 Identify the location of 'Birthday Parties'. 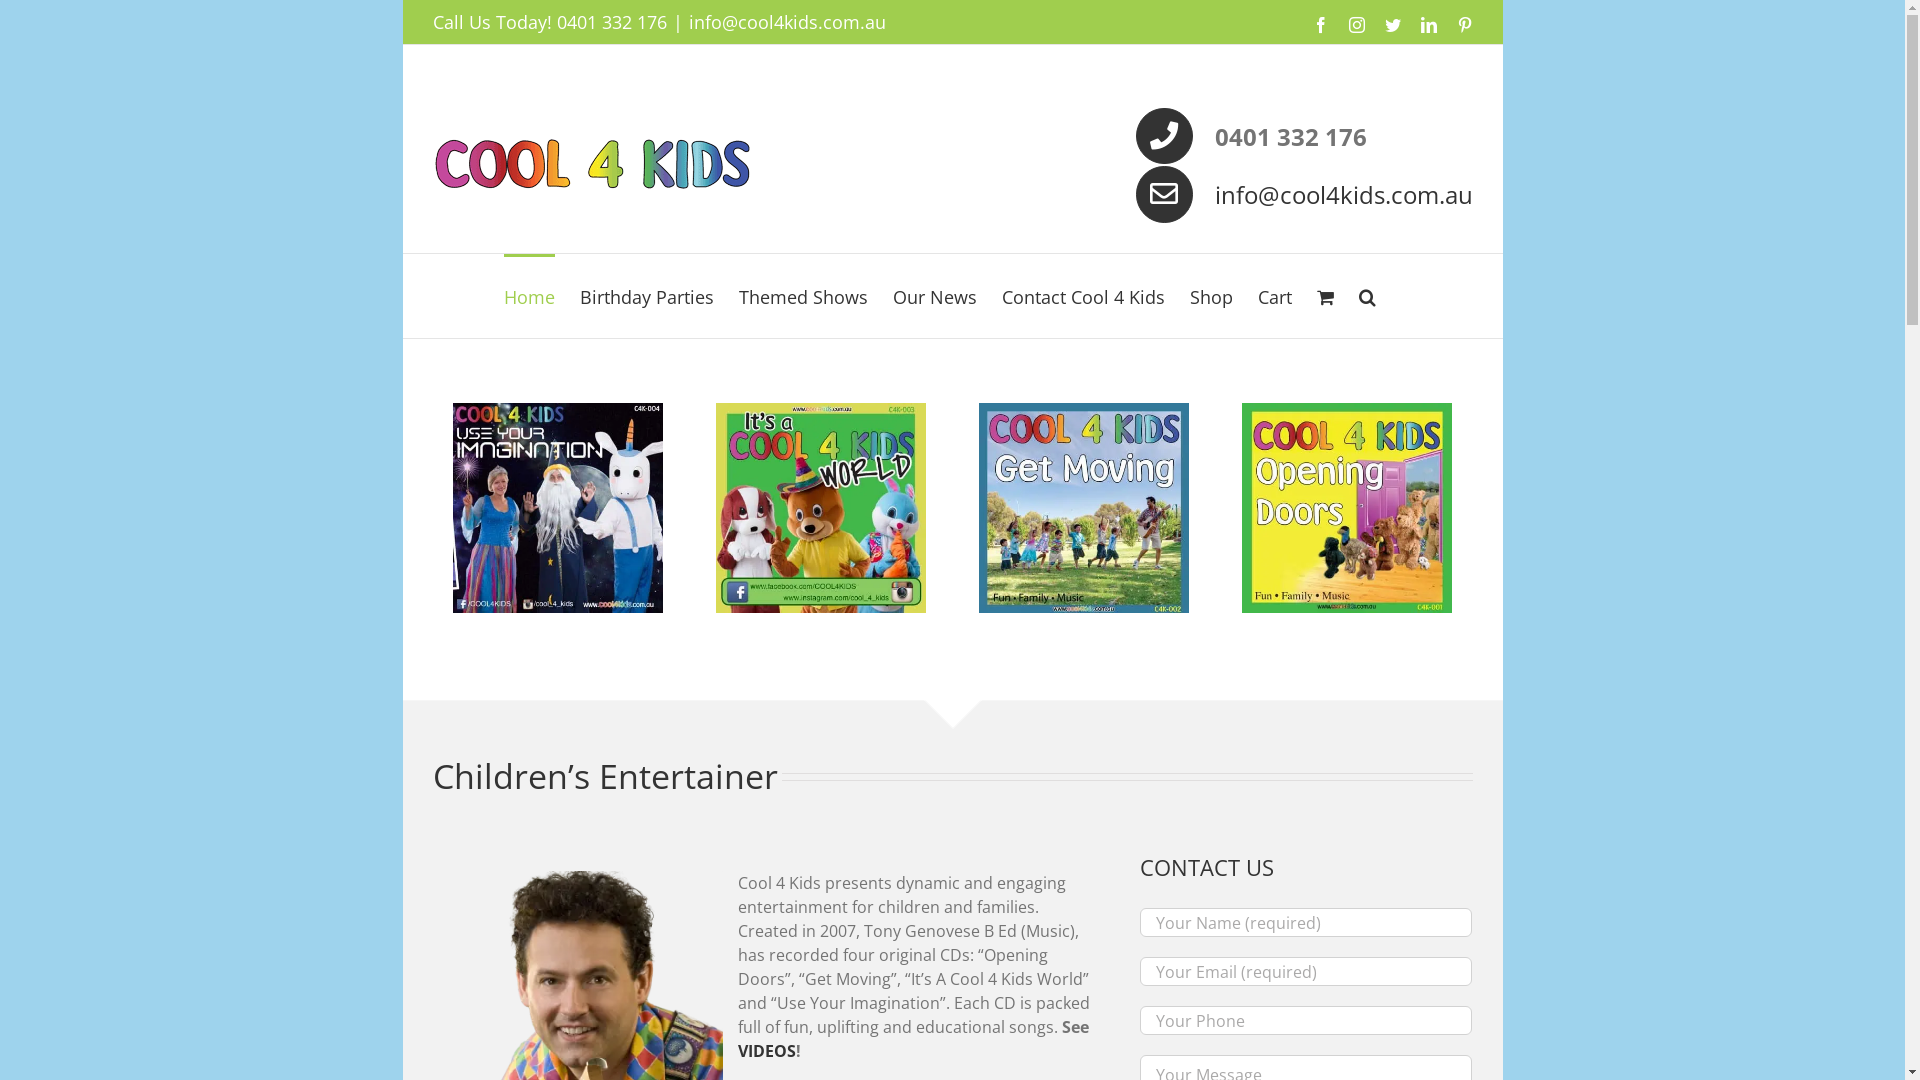
(647, 296).